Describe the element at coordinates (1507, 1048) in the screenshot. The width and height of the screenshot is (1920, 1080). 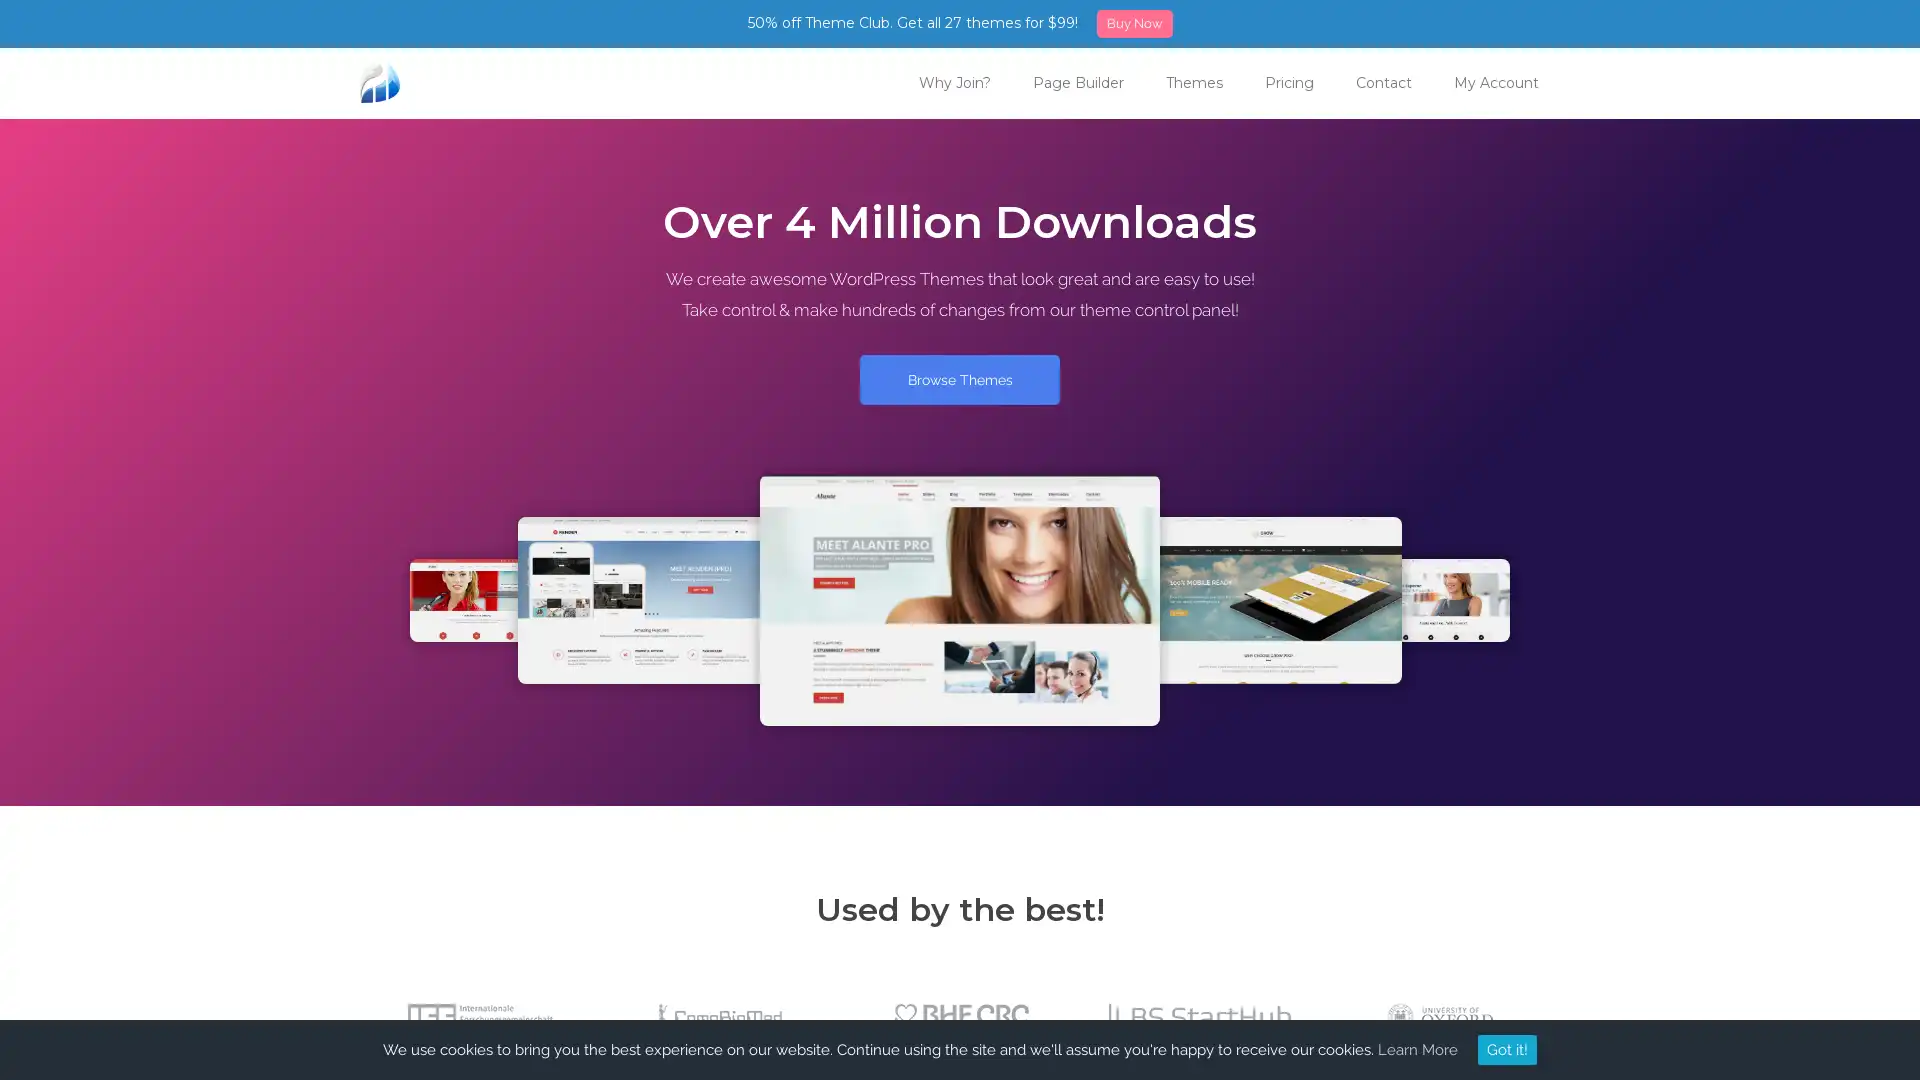
I see `Got it!` at that location.